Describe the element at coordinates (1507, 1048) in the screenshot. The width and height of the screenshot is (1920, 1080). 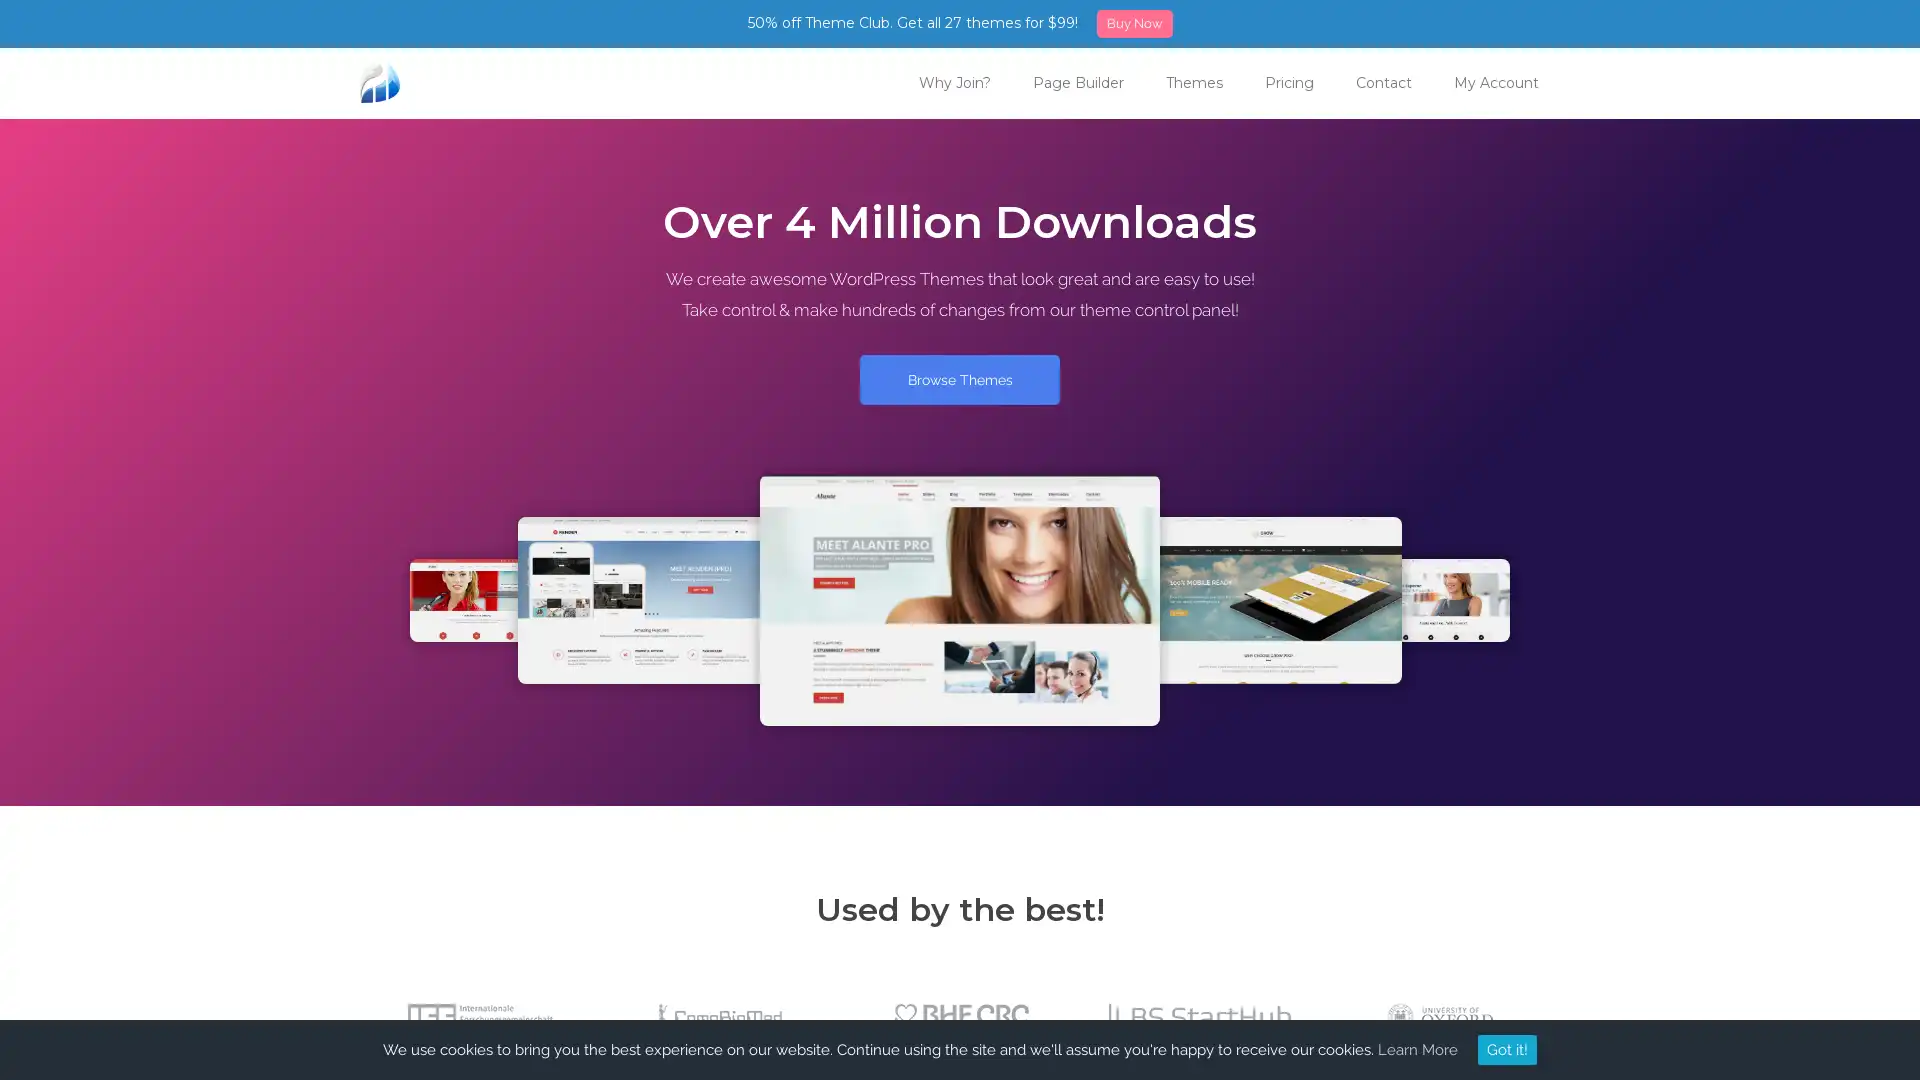
I see `Got it!` at that location.